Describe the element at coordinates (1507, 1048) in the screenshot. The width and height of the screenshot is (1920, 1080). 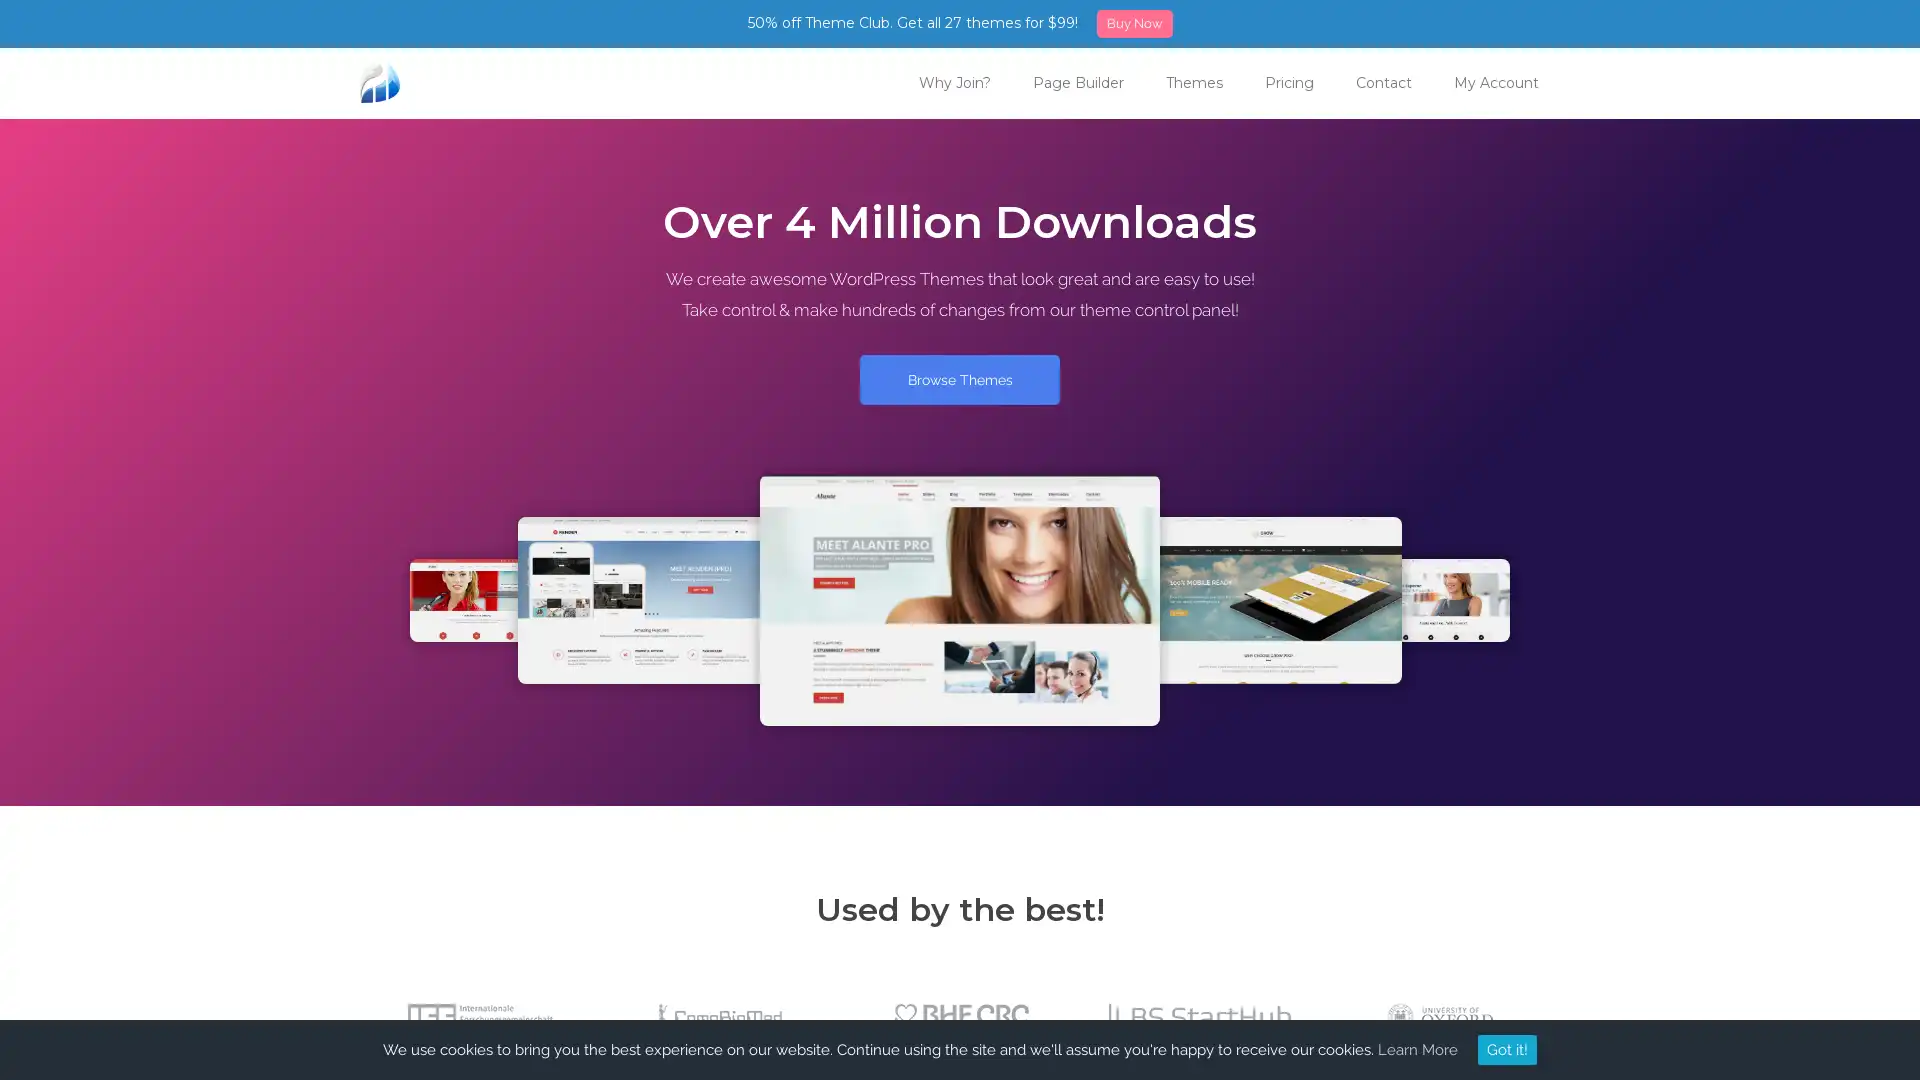
I see `Got it!` at that location.